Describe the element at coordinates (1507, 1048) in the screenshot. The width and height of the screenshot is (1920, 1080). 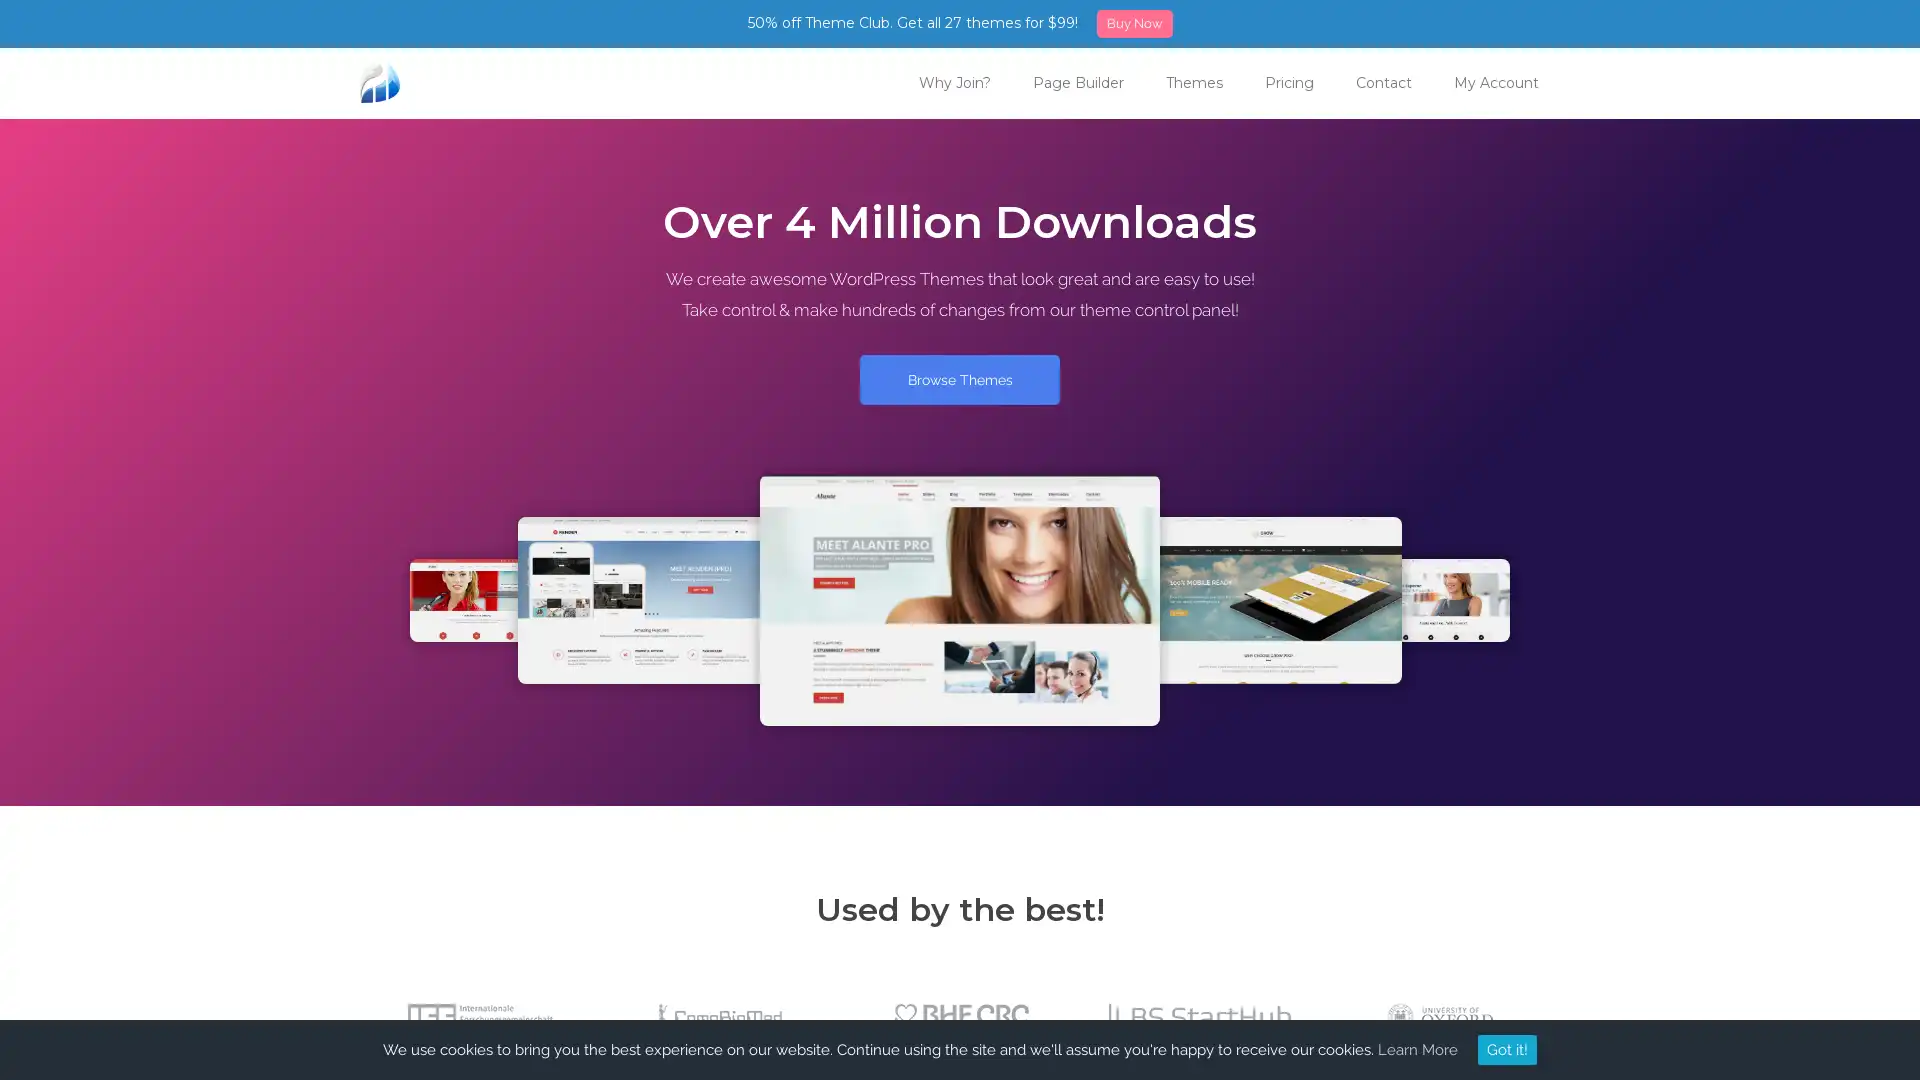
I see `Got it!` at that location.